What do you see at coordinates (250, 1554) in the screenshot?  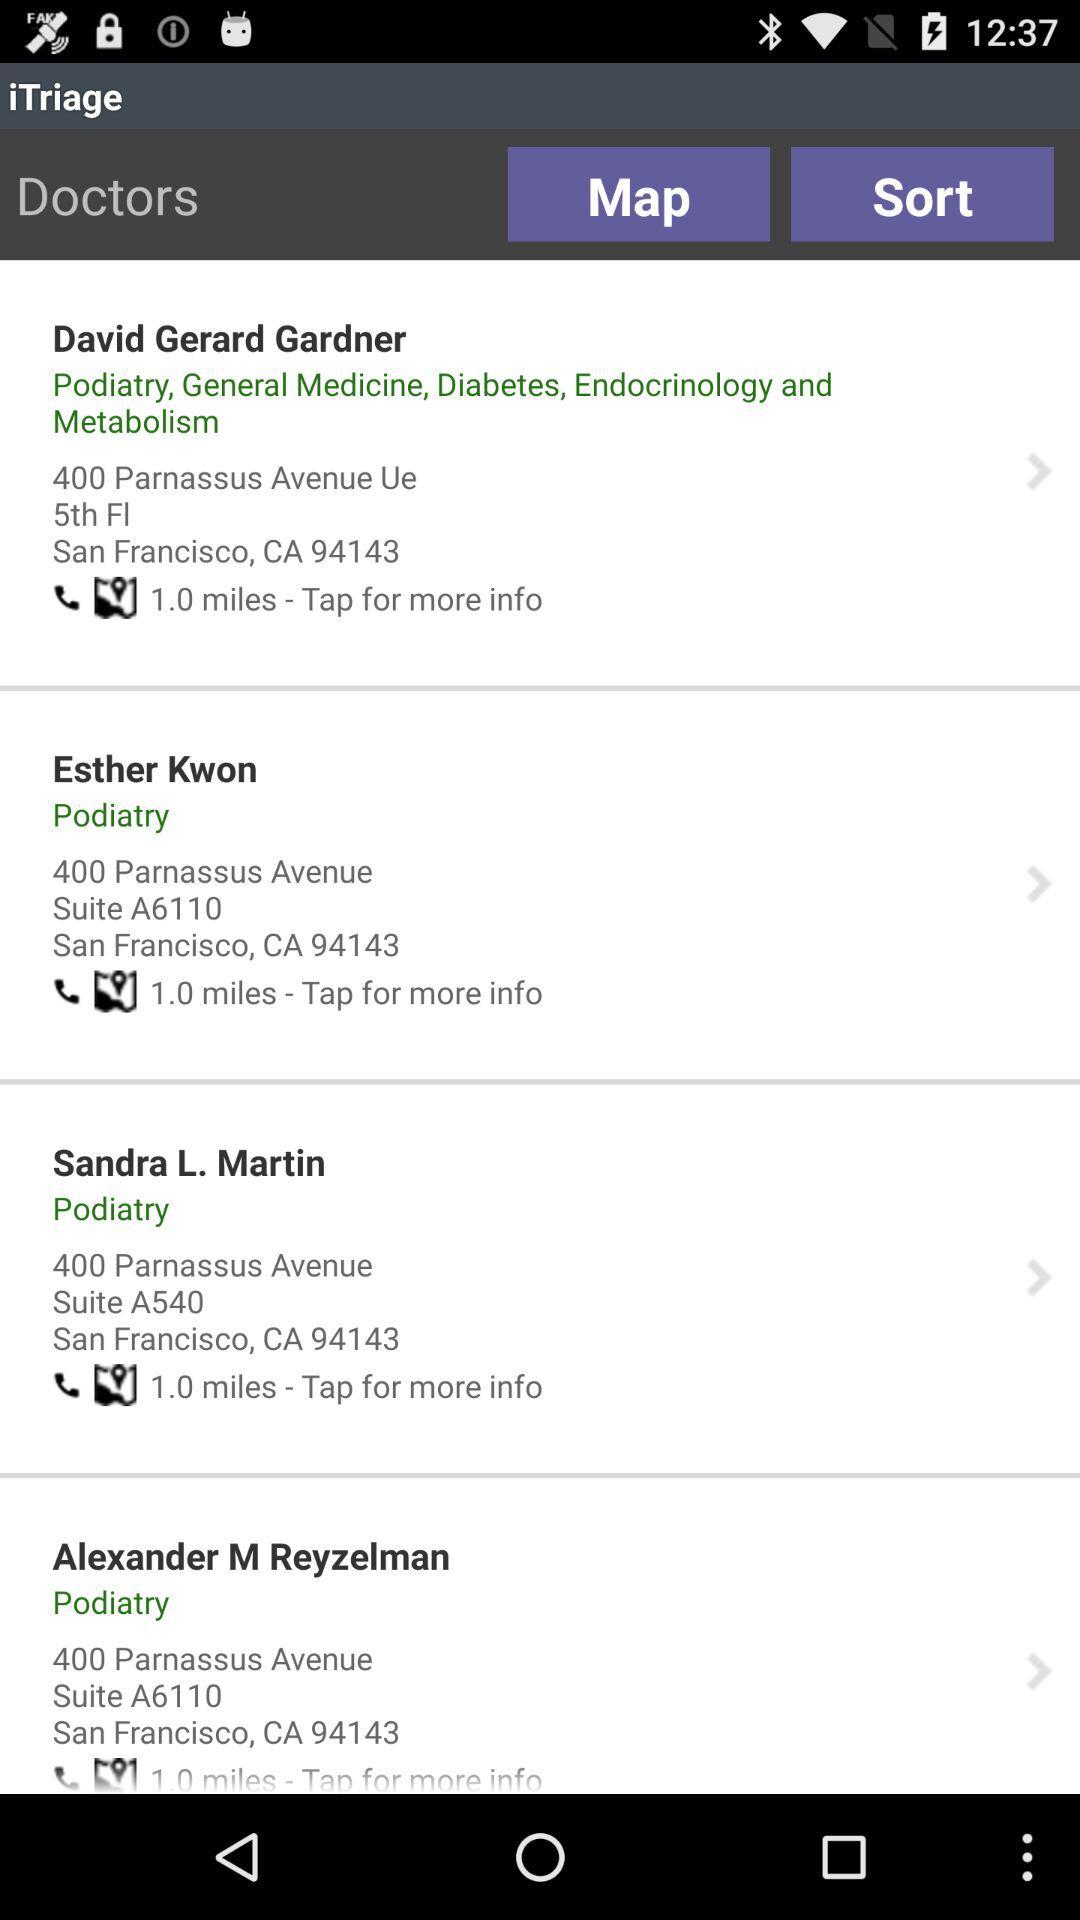 I see `the item below 1.0 icon` at bounding box center [250, 1554].